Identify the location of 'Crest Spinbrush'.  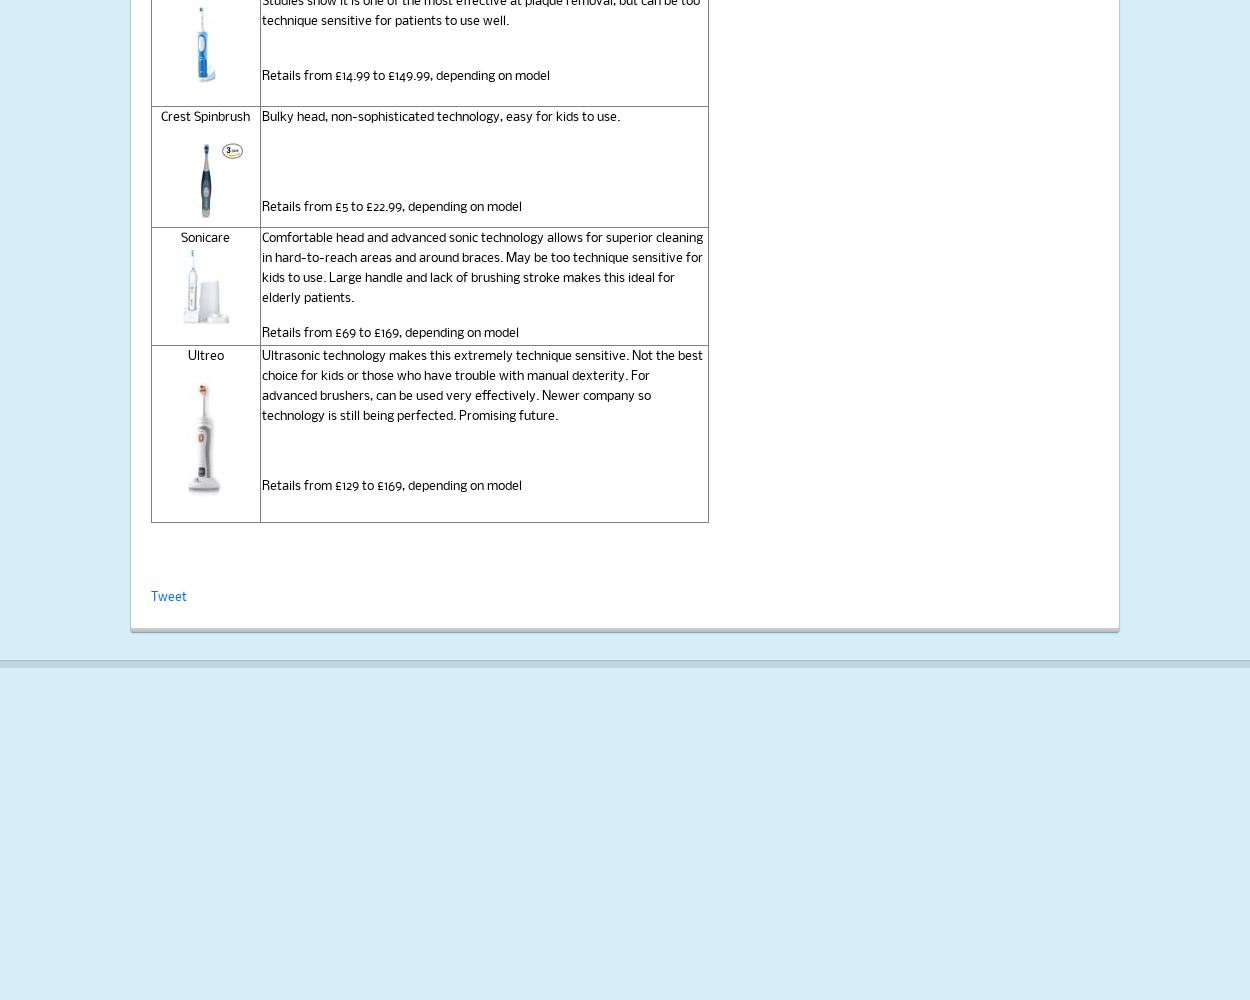
(204, 116).